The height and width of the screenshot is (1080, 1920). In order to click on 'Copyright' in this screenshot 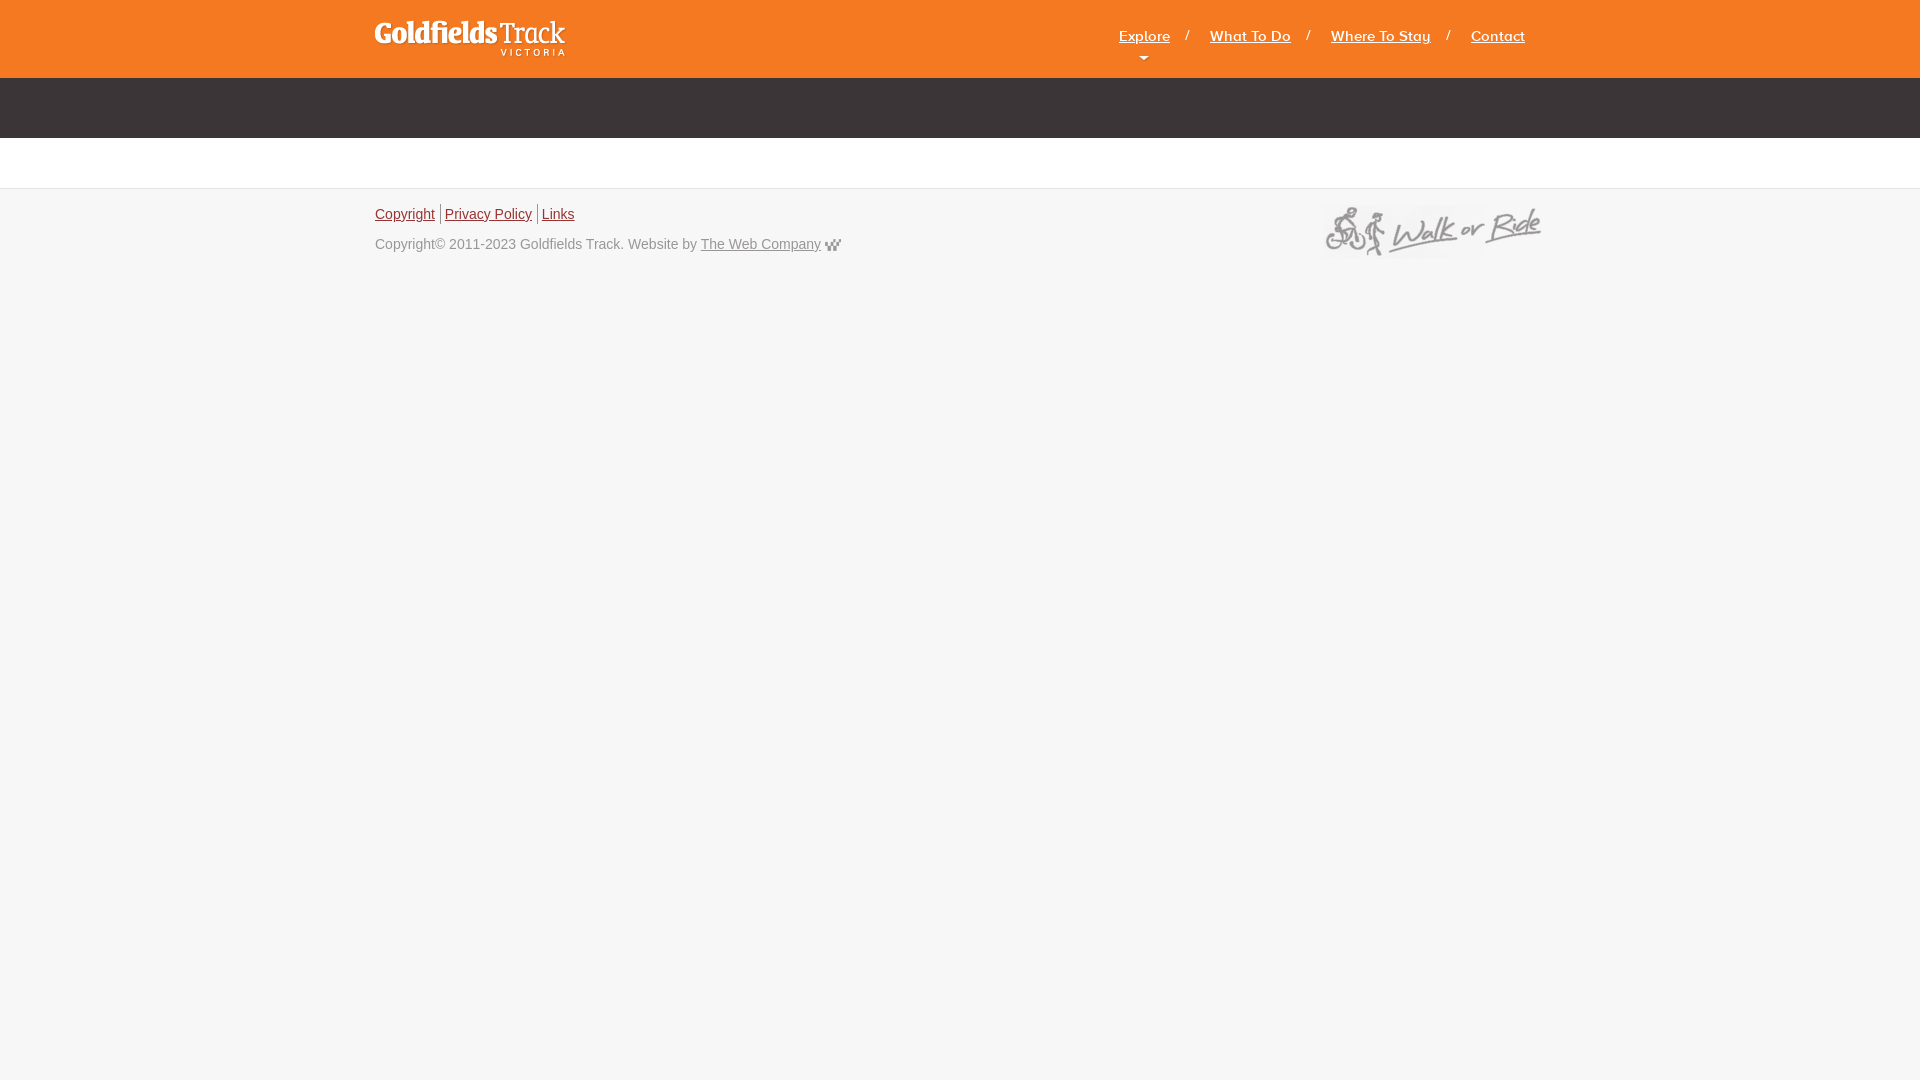, I will do `click(403, 213)`.